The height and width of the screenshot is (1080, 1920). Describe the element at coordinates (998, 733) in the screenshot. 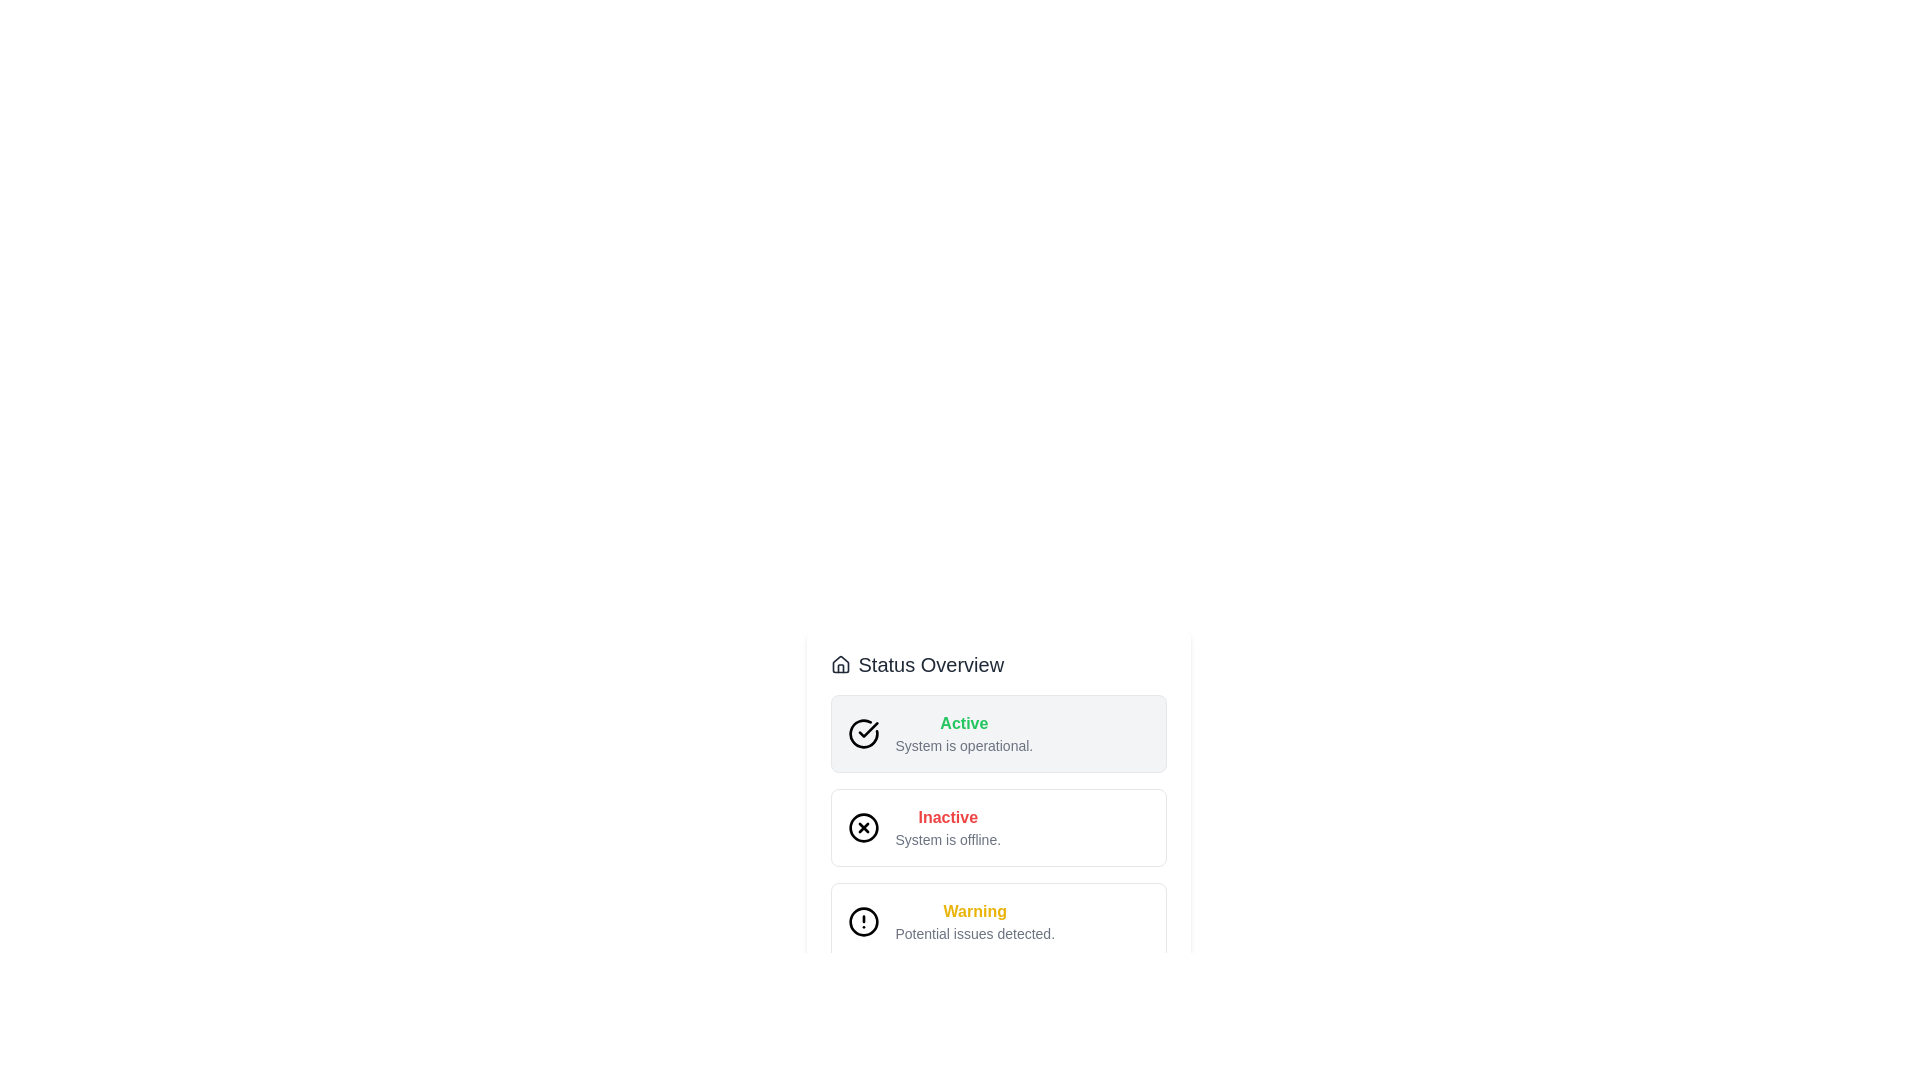

I see `the first Status Card in the vertical list, which features a check-circle icon and prominently displays the word 'Active' in green` at that location.